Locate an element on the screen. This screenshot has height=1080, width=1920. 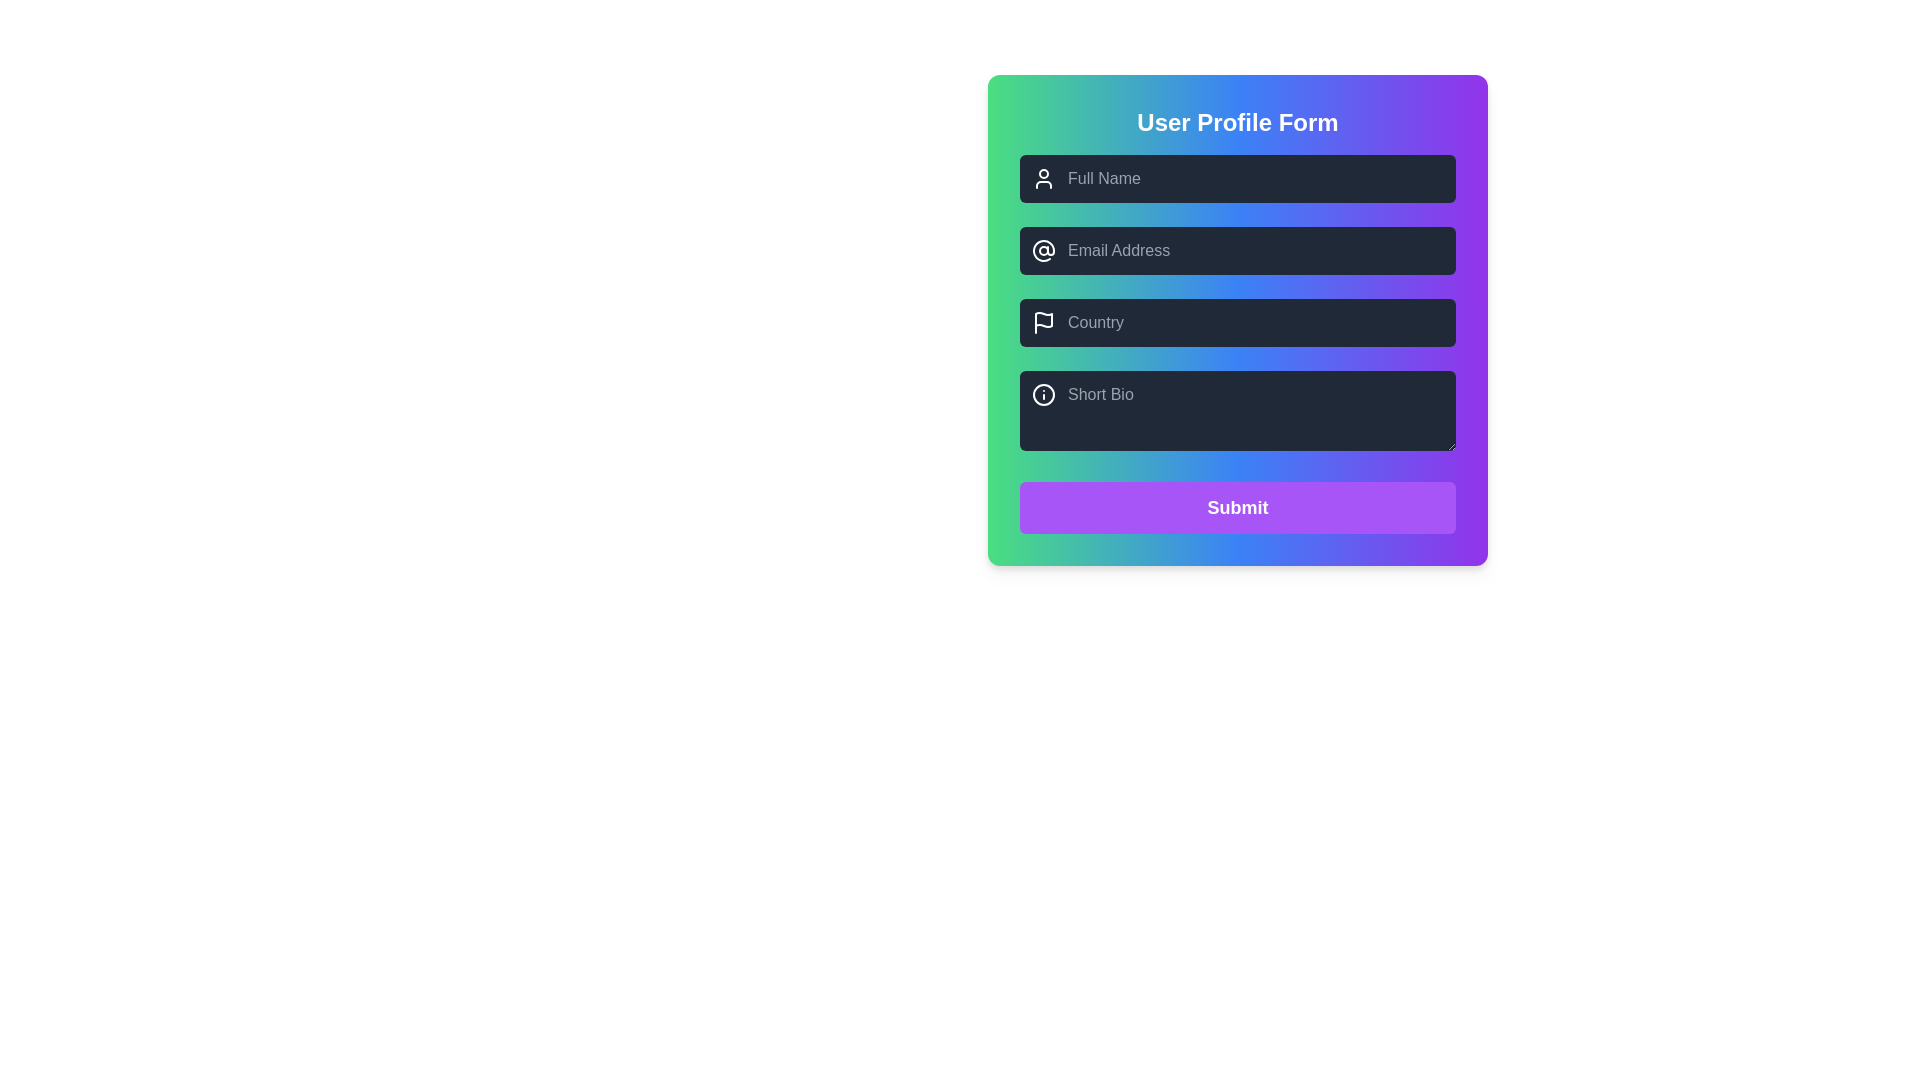
the second input field for email address located below 'Full Name' and above 'Country' for visual feedback is located at coordinates (1237, 249).